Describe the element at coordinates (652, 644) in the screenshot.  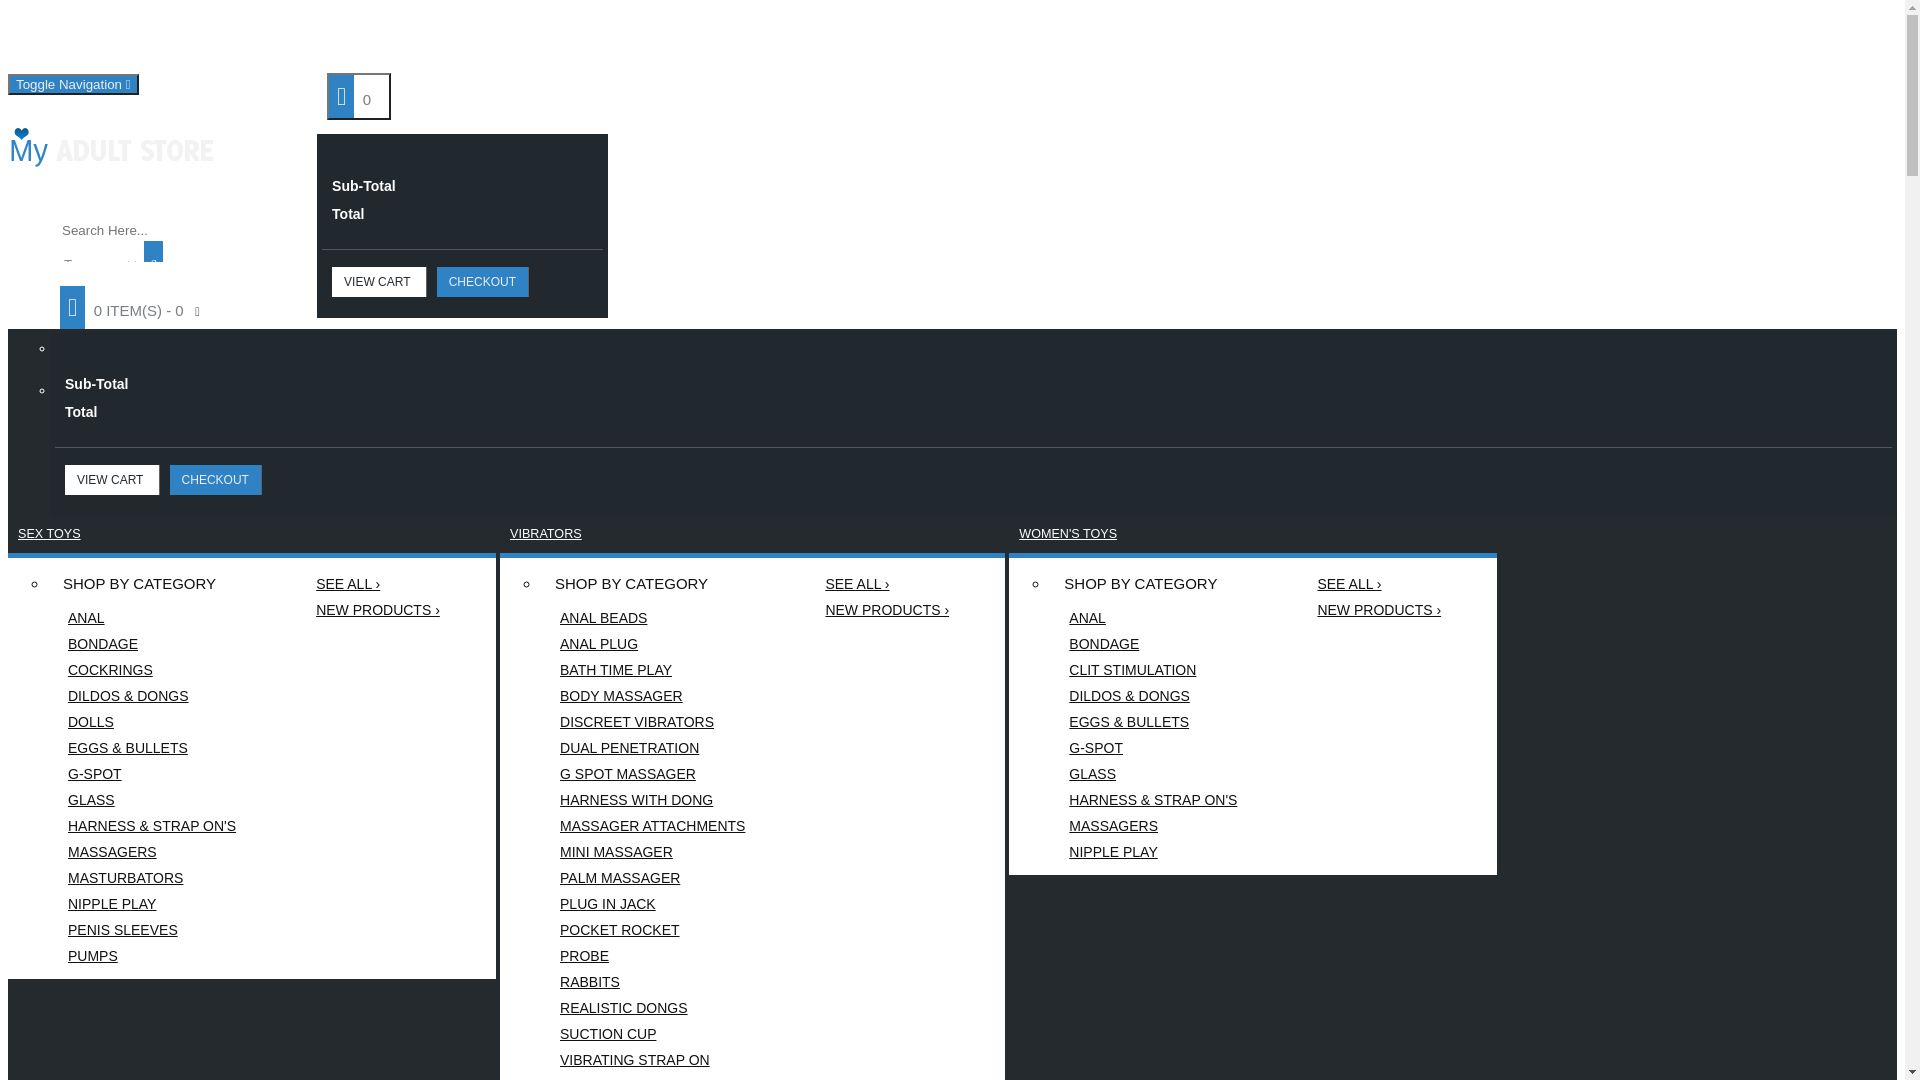
I see `'ANAL PLUG'` at that location.